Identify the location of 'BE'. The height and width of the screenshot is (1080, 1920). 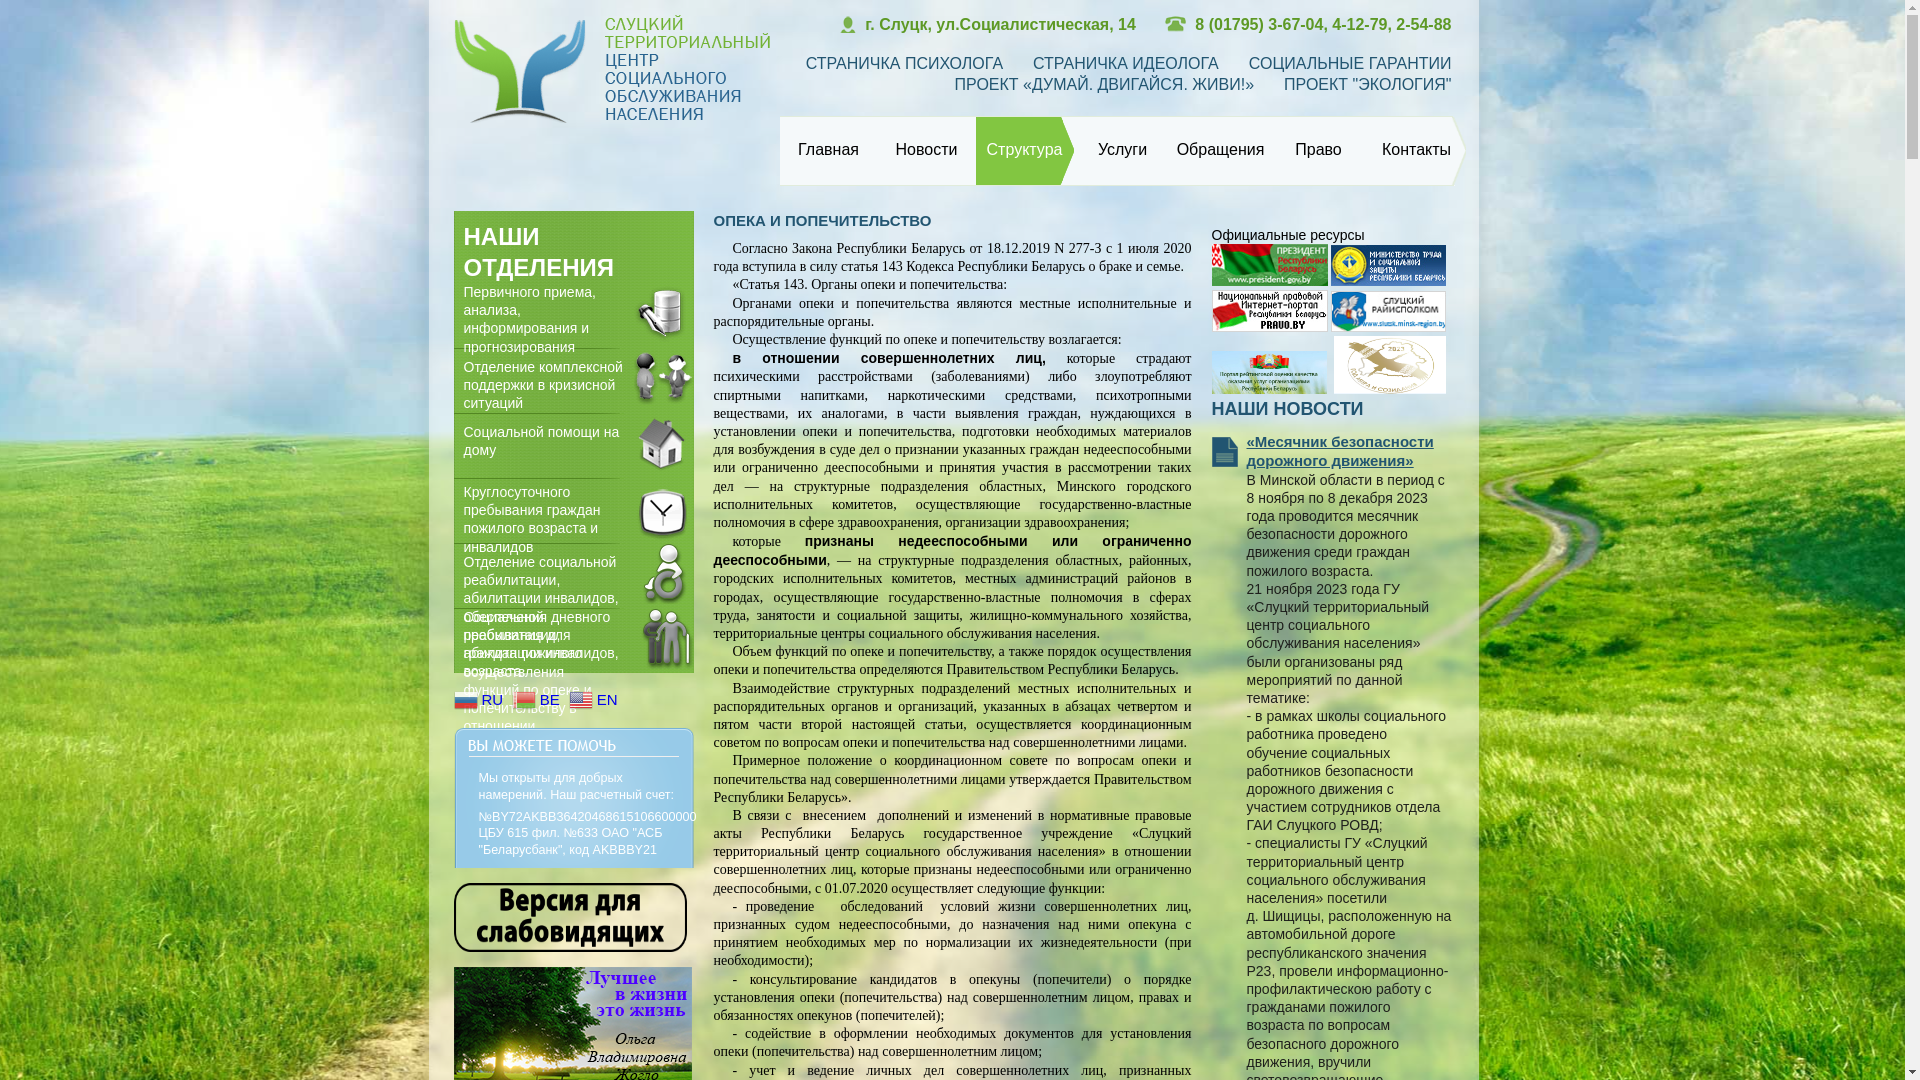
(538, 697).